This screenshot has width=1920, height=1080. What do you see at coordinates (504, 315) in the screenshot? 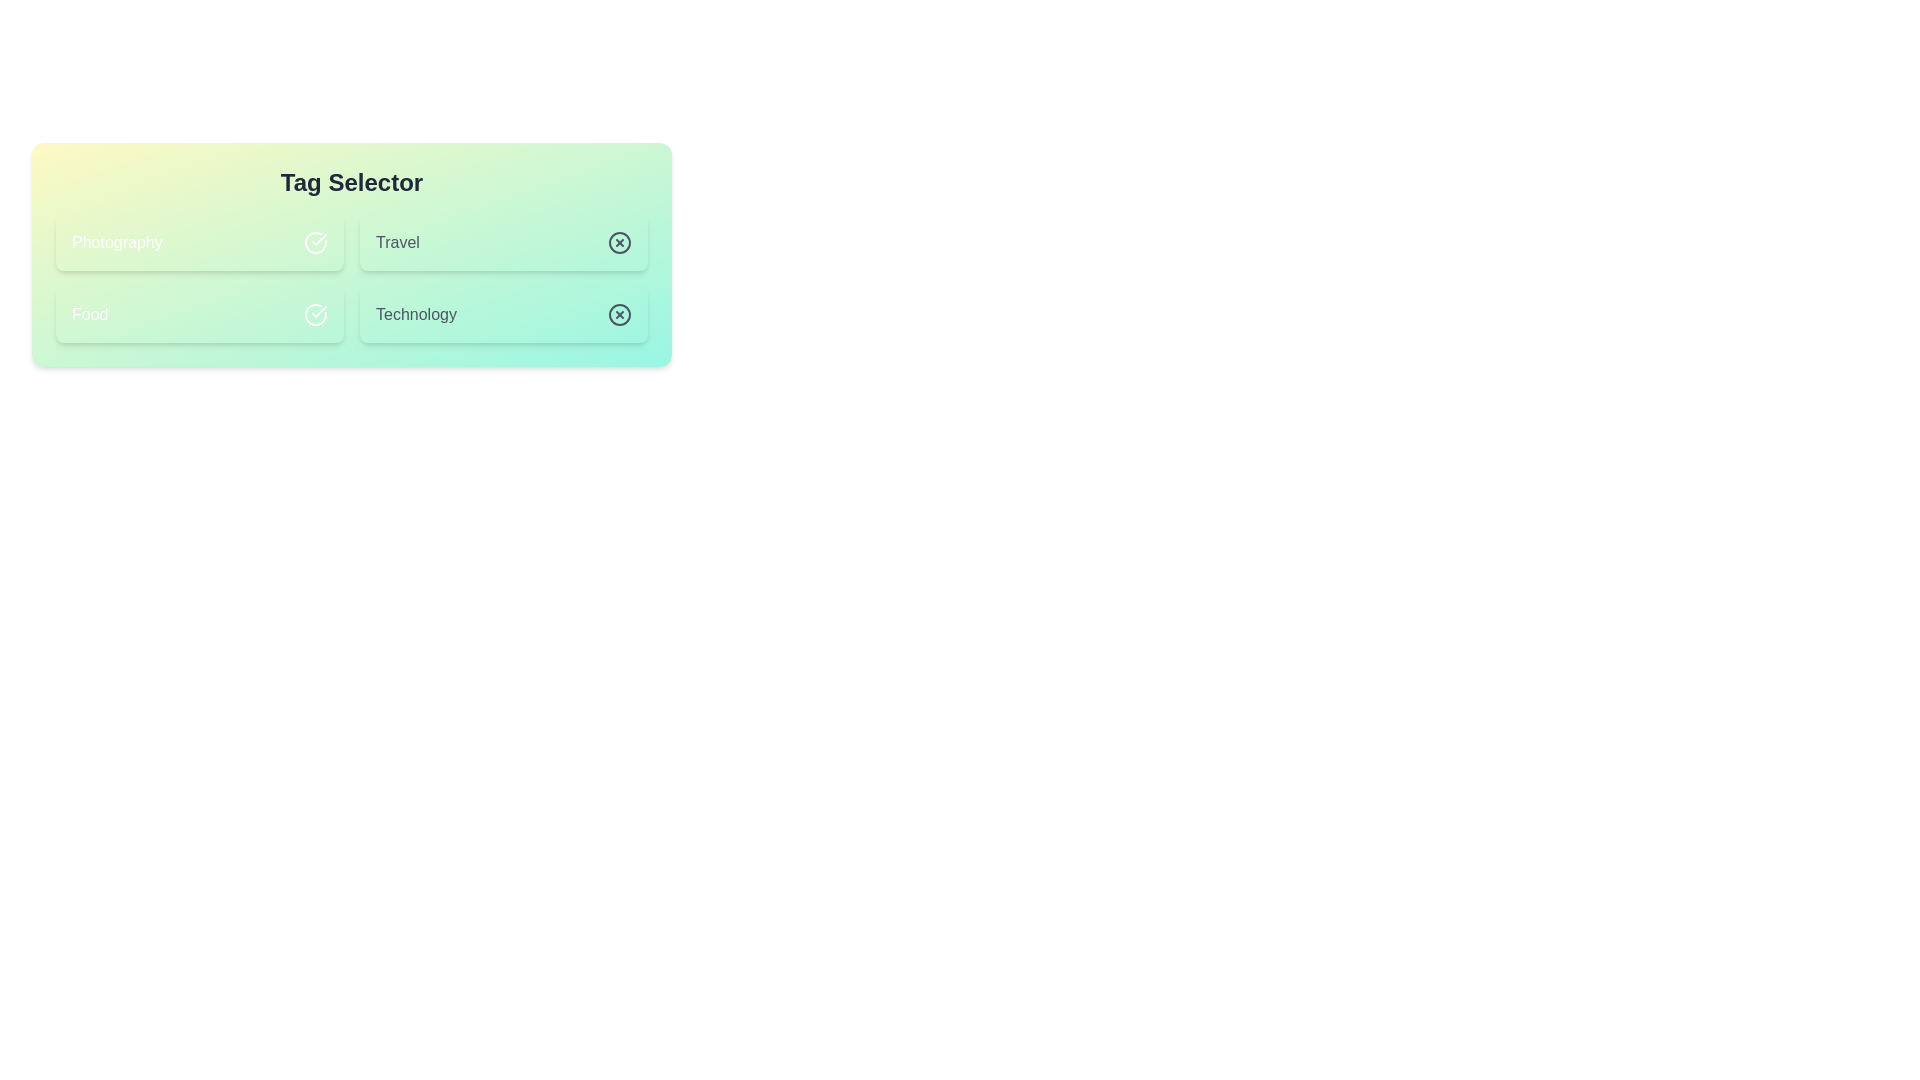
I see `the tag Technology to trigger its hover effect` at bounding box center [504, 315].